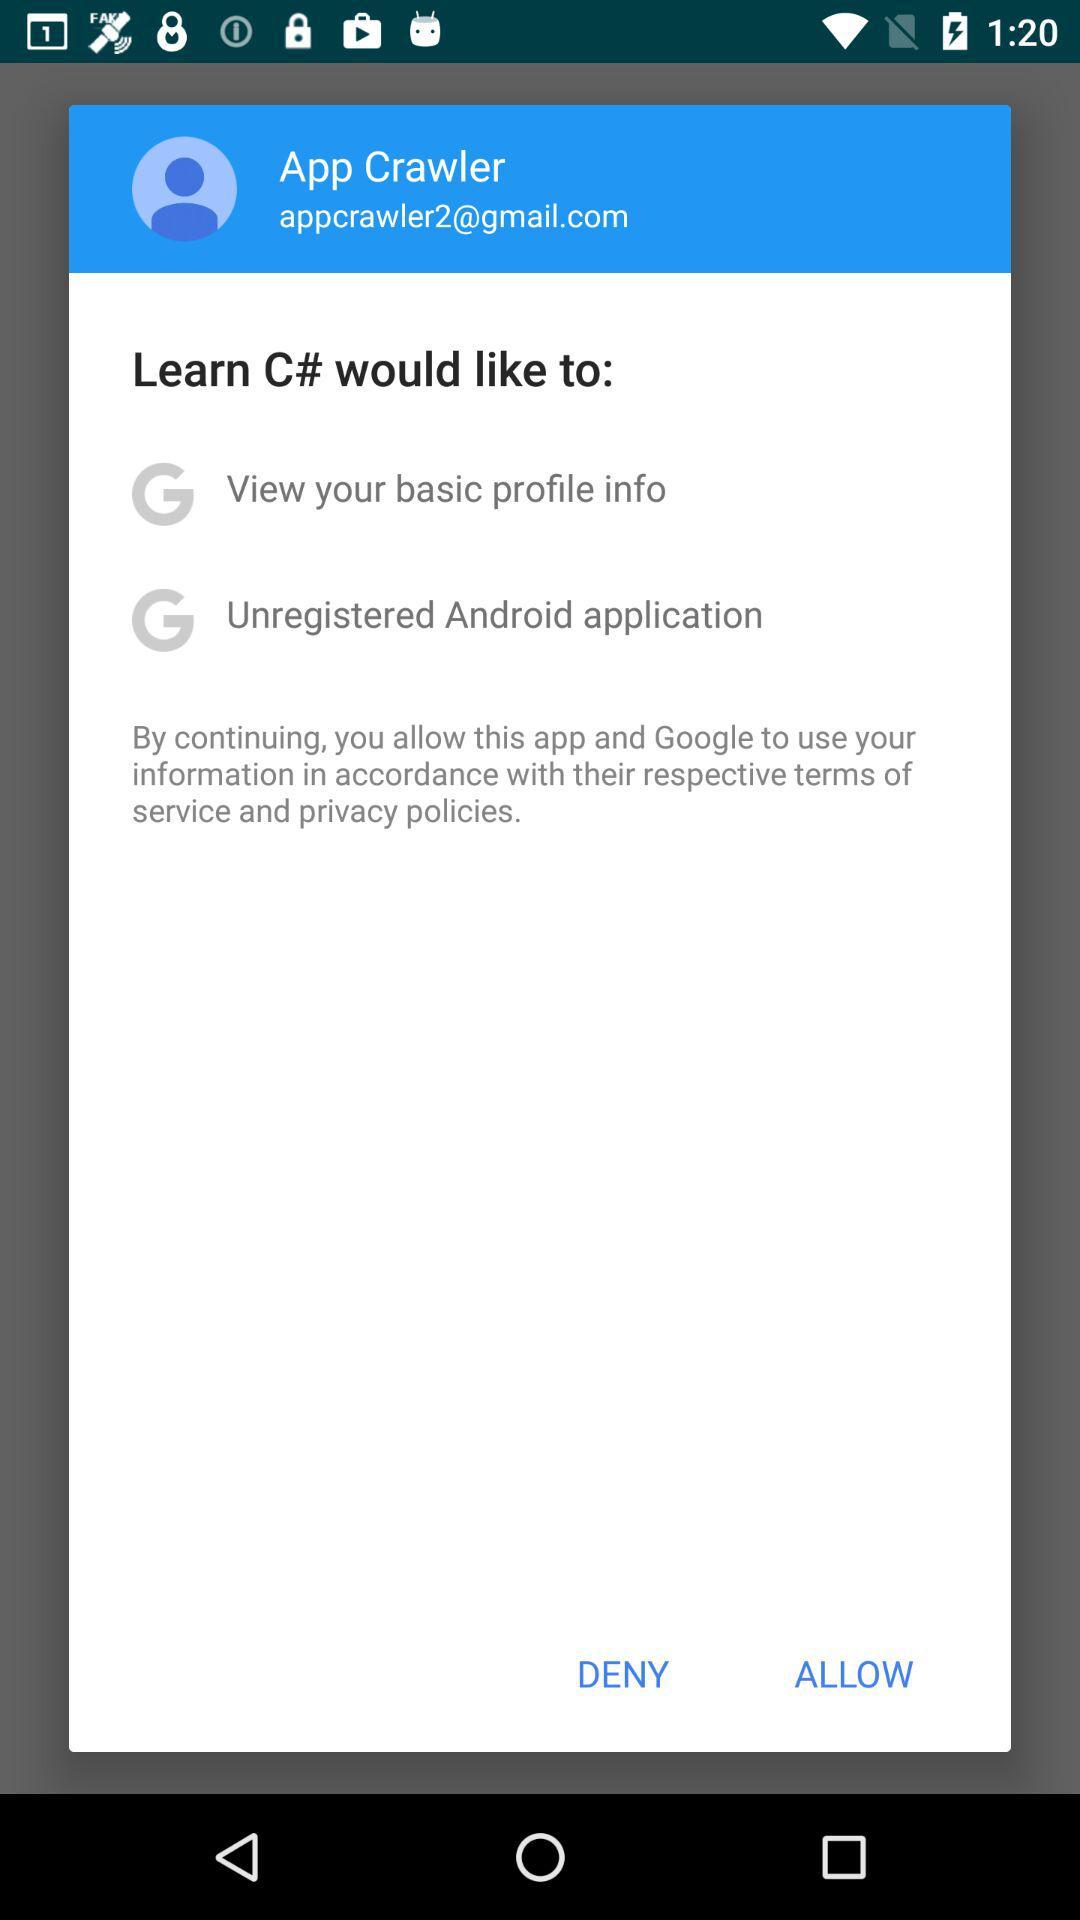 The height and width of the screenshot is (1920, 1080). I want to click on the app below the learn c would icon, so click(445, 487).